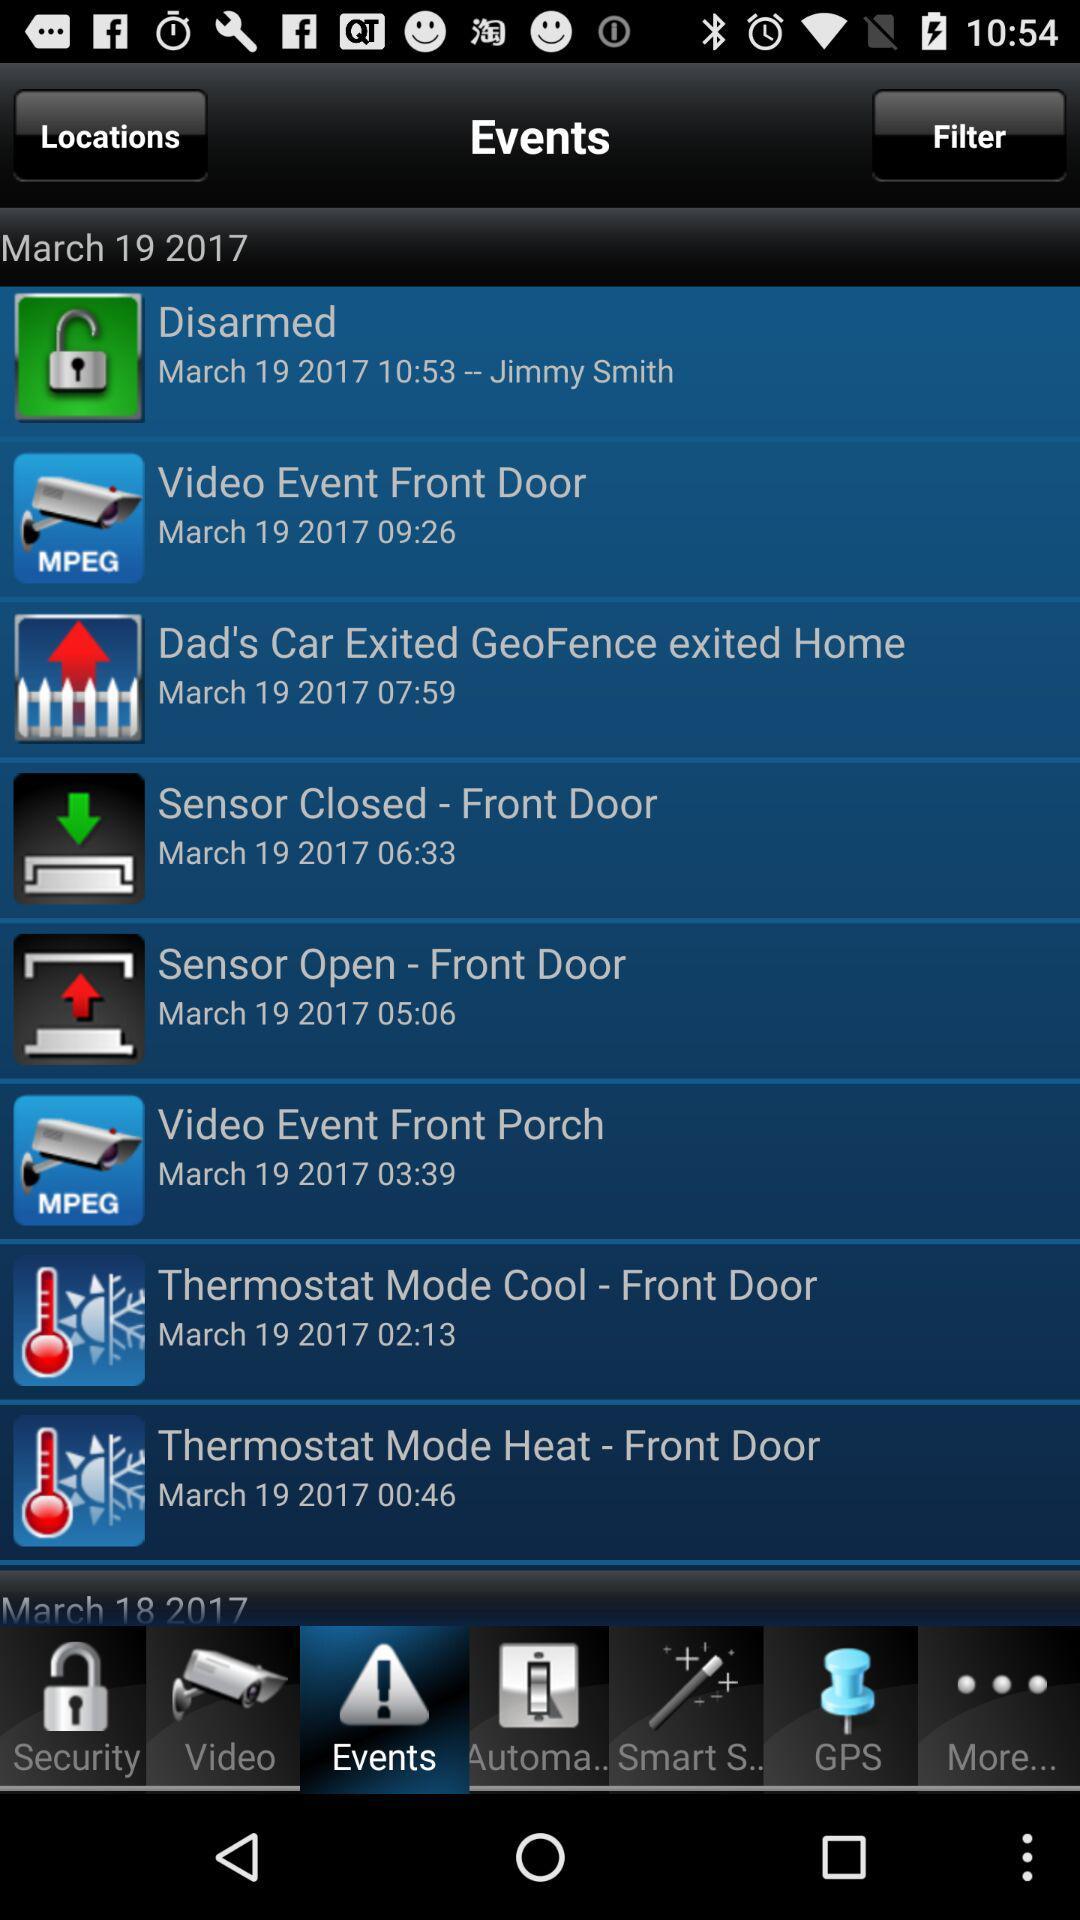 Image resolution: width=1080 pixels, height=1920 pixels. Describe the element at coordinates (617, 320) in the screenshot. I see `the item above march 19 2017` at that location.